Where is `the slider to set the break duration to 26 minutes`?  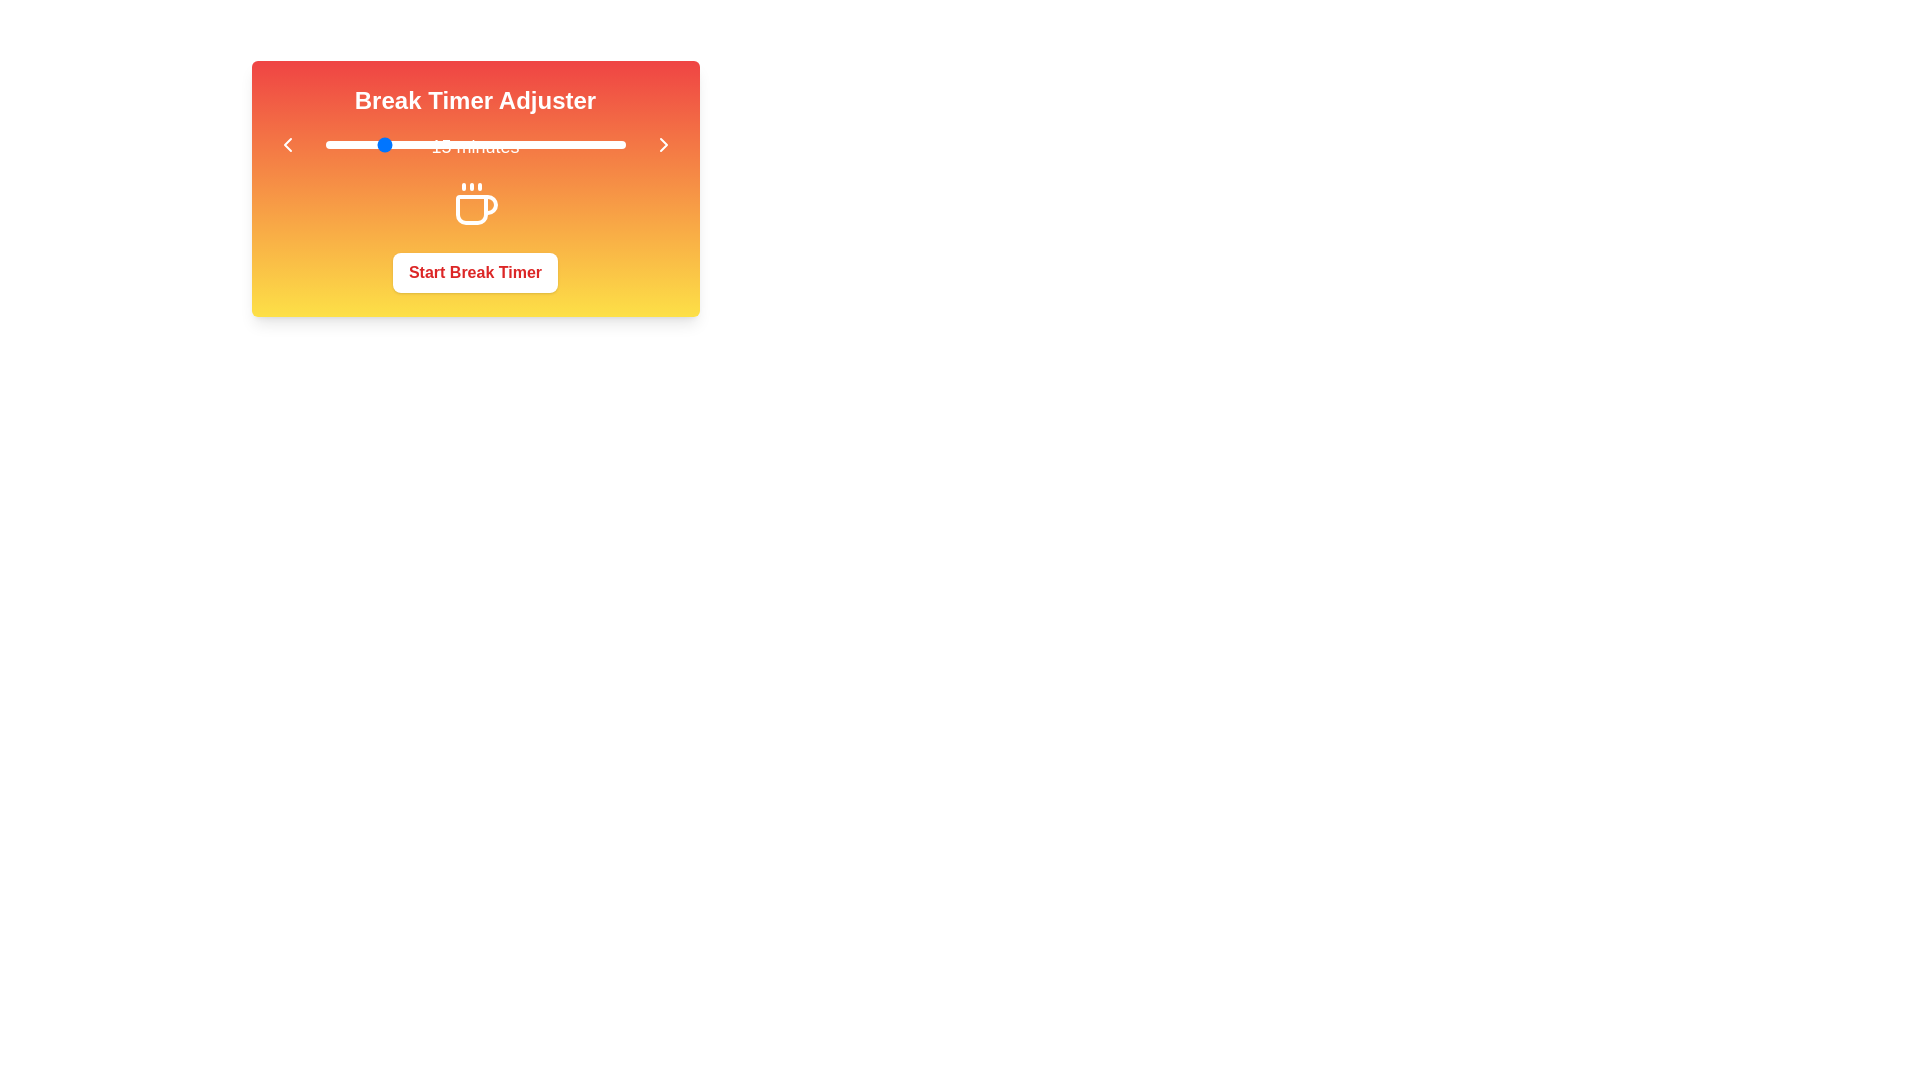
the slider to set the break duration to 26 minutes is located at coordinates (439, 144).